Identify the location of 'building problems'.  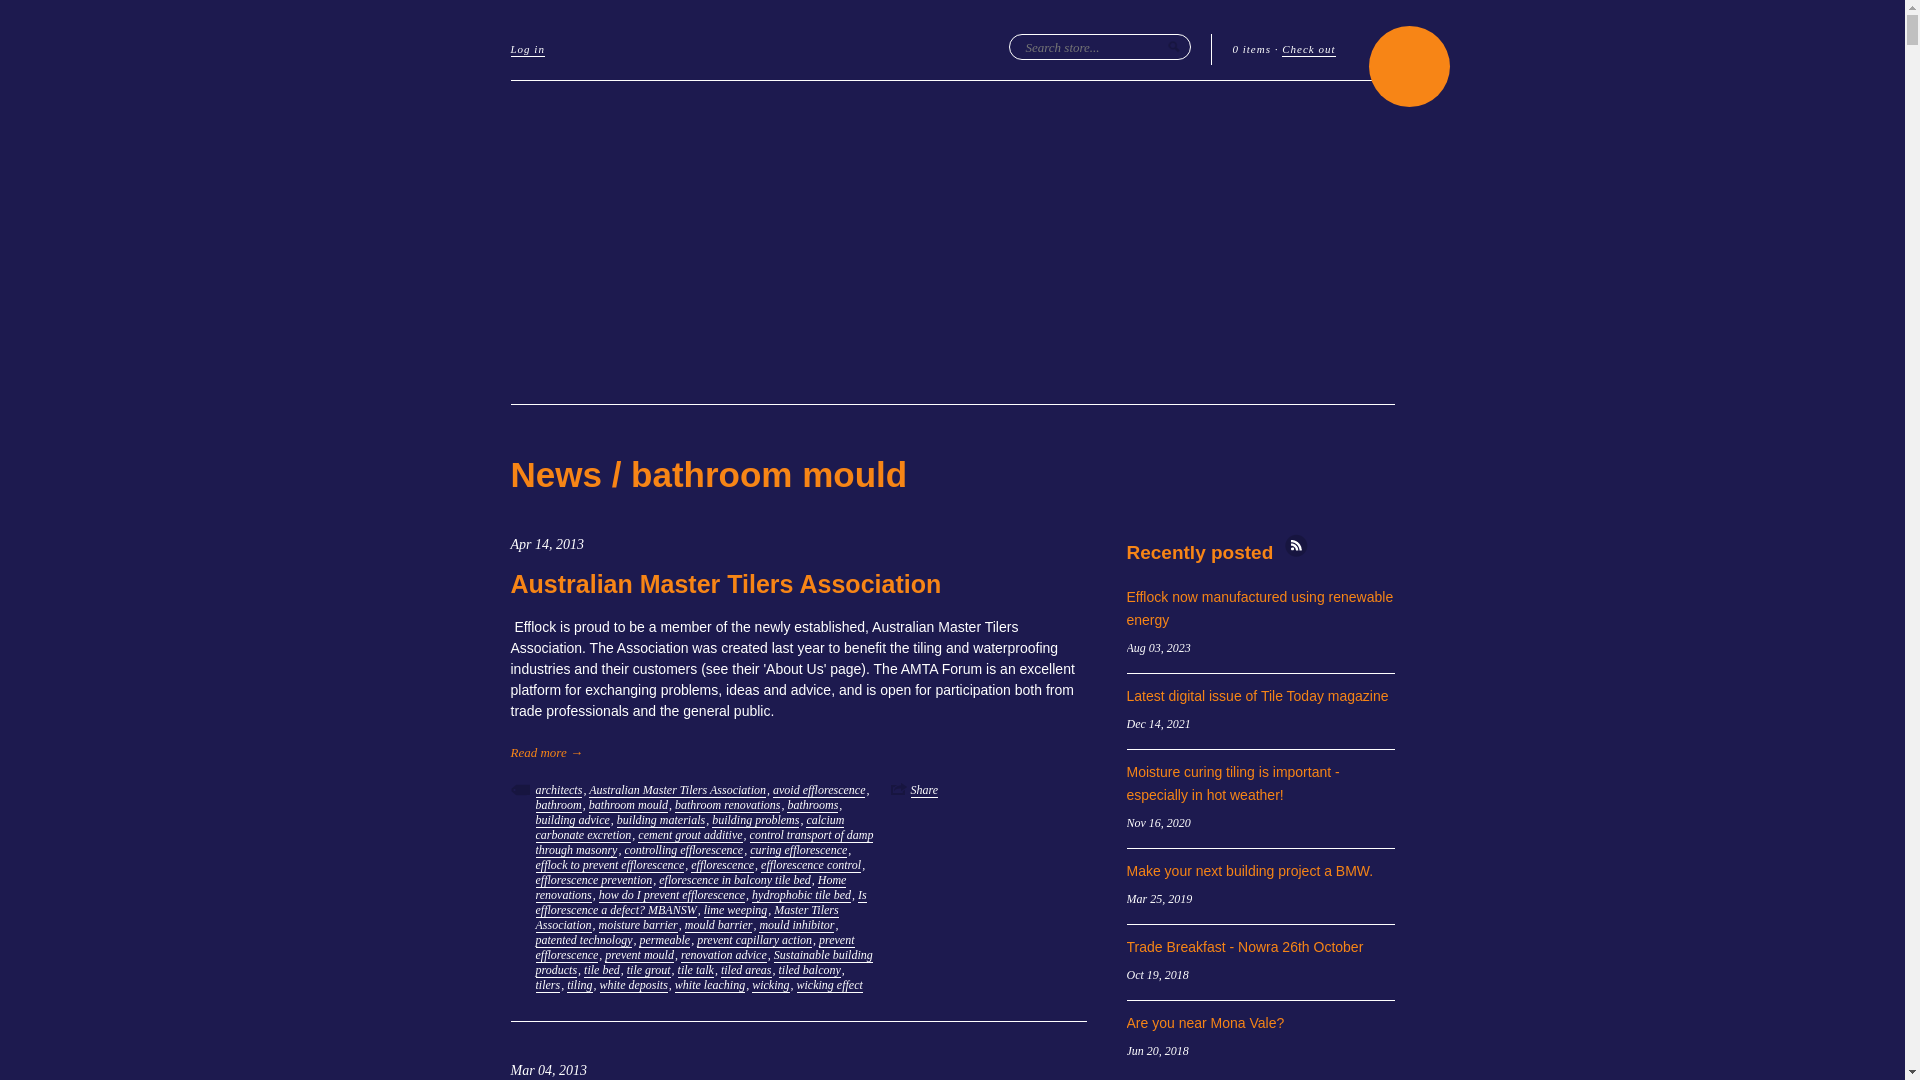
(711, 820).